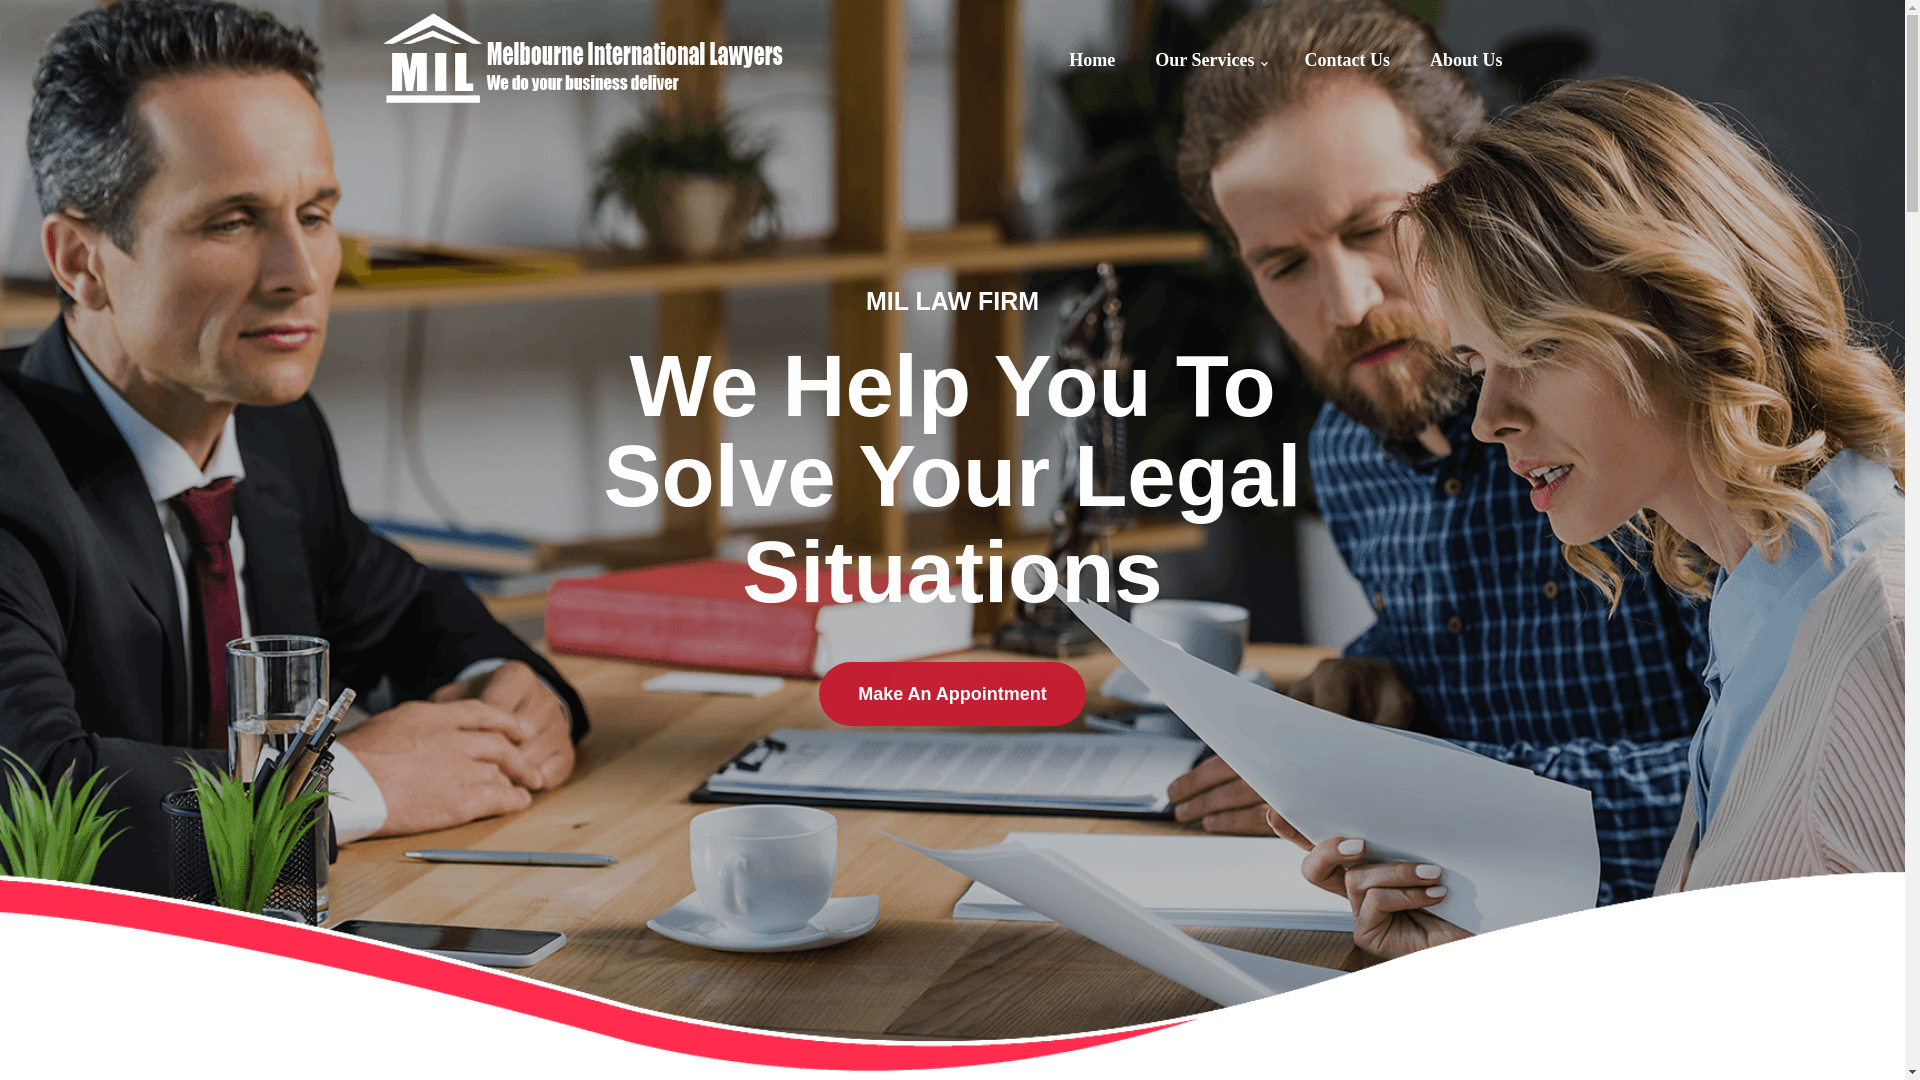 The image size is (1920, 1080). What do you see at coordinates (580, 56) in the screenshot?
I see `'Melbourne International Lawyers'` at bounding box center [580, 56].